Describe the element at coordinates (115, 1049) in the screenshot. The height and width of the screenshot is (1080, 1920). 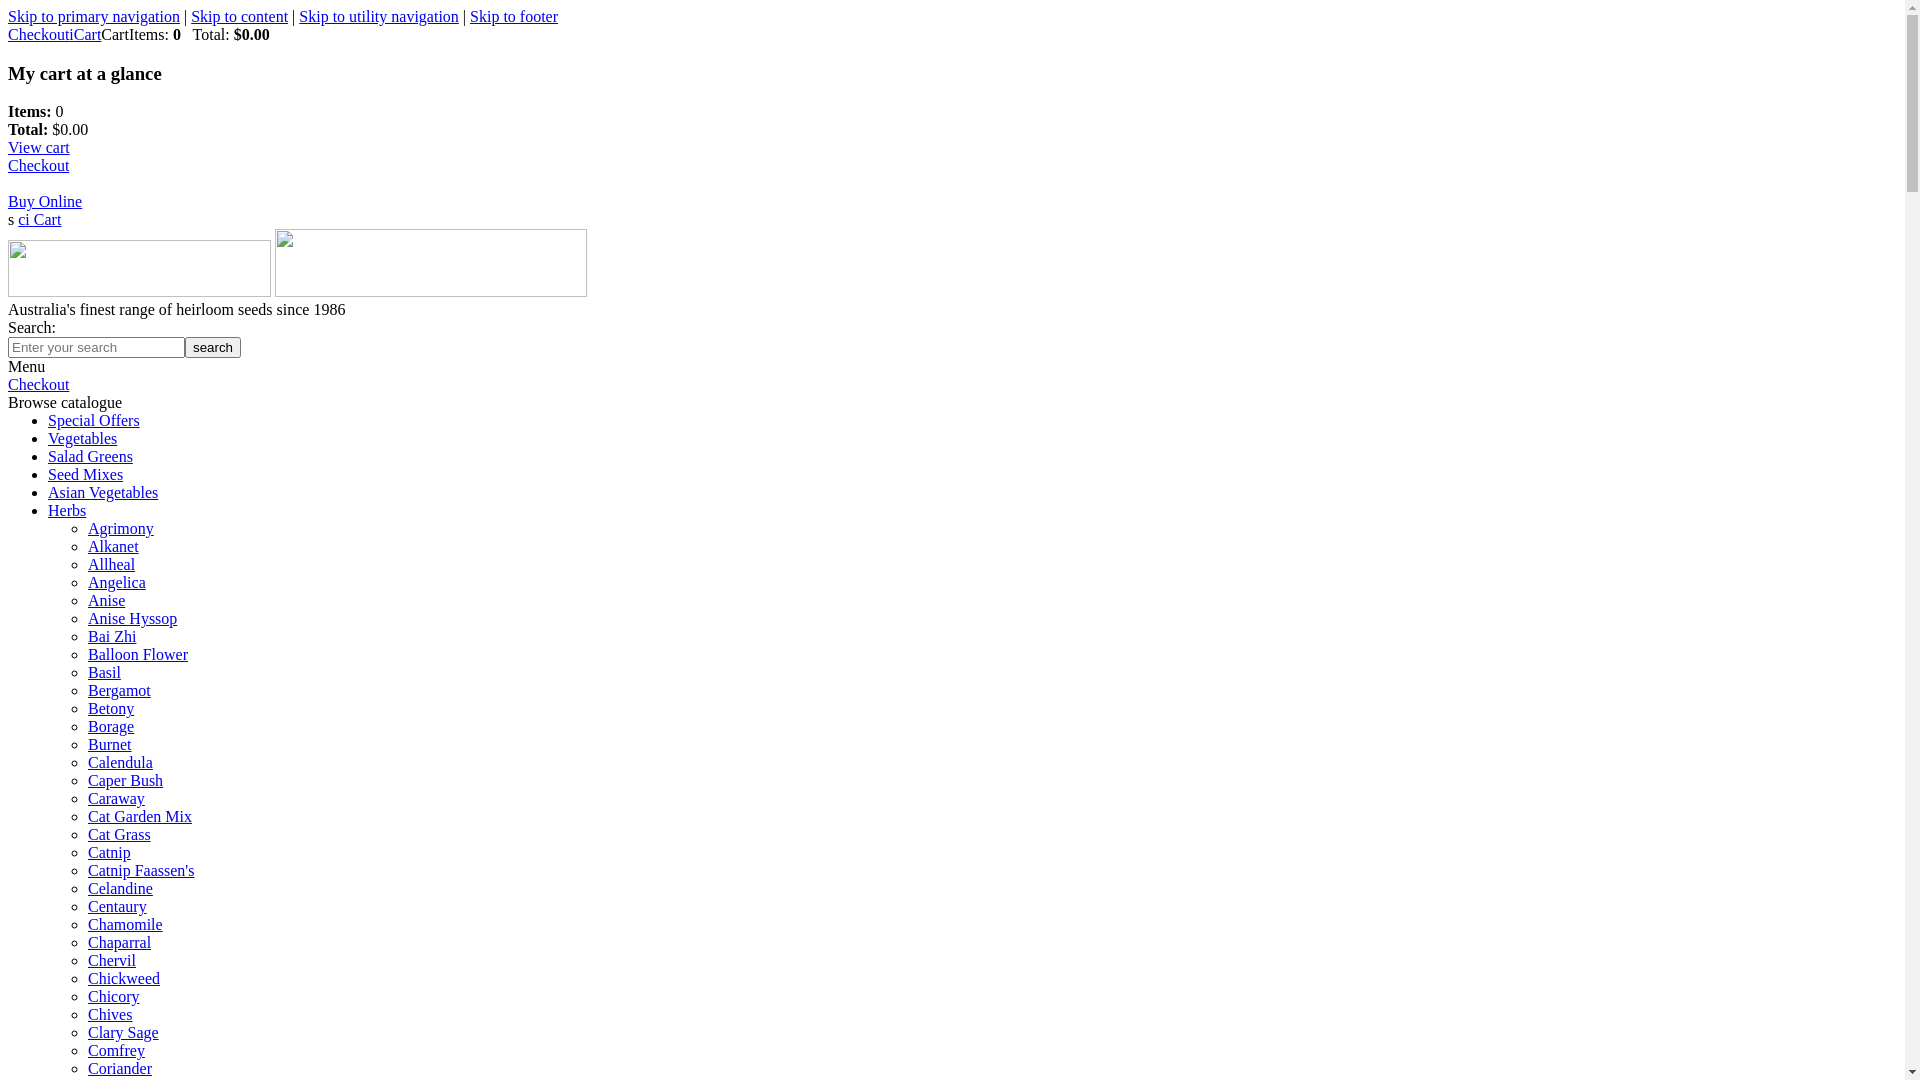
I see `'Comfrey'` at that location.